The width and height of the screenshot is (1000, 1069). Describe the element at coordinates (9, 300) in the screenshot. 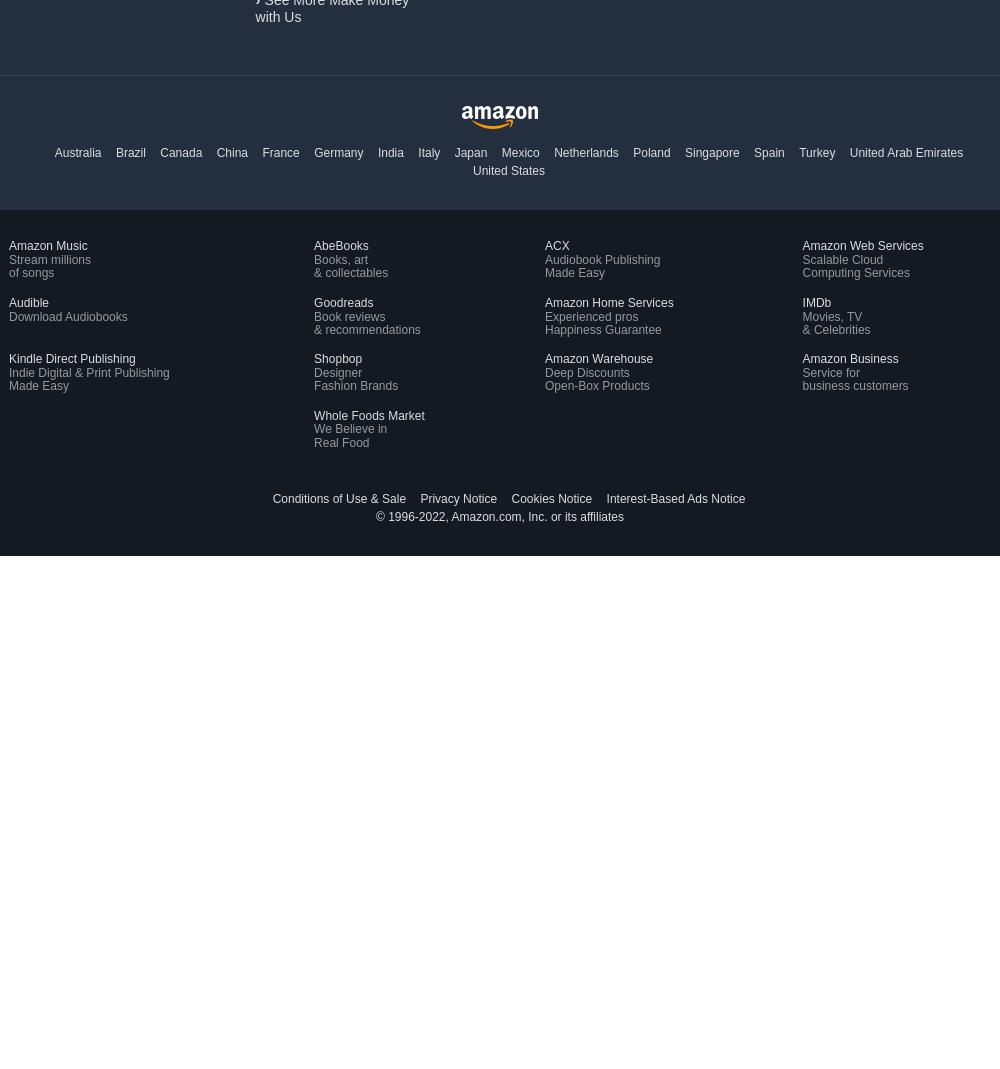

I see `'Audible'` at that location.